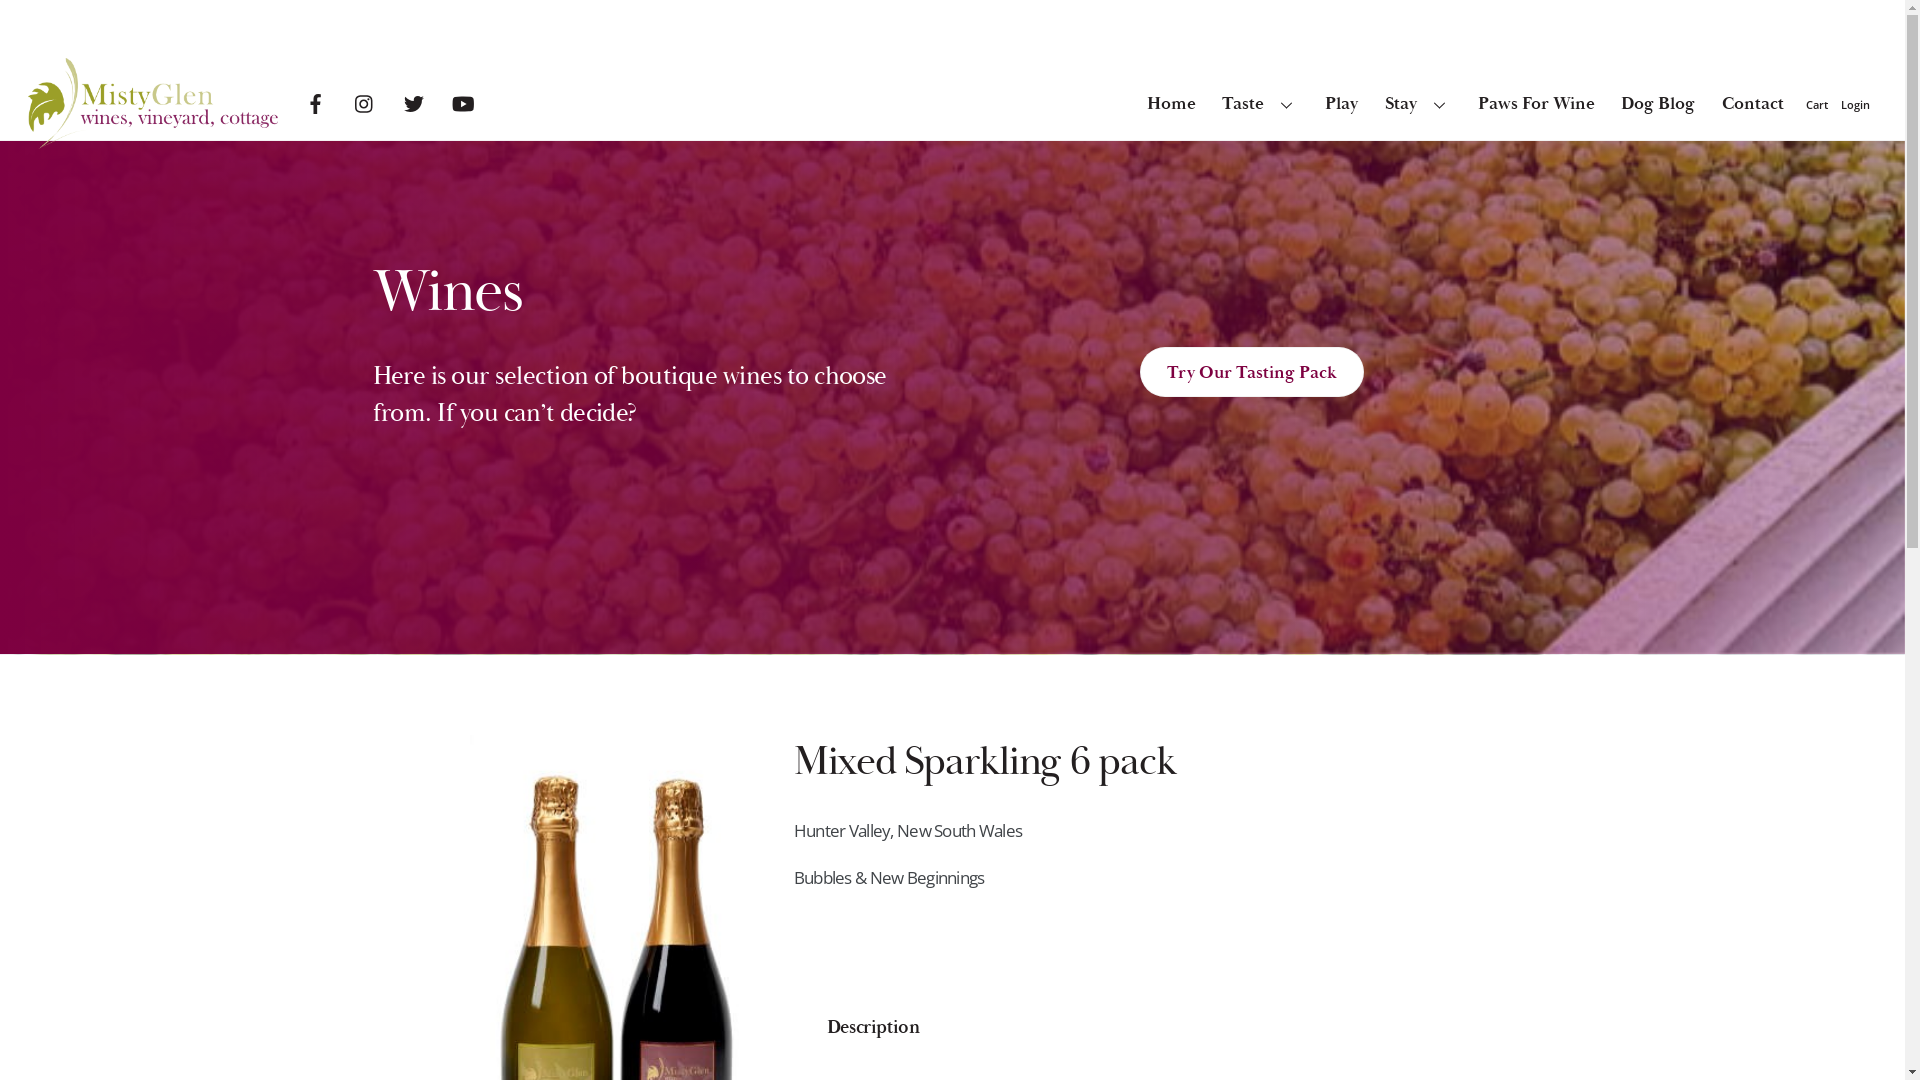 This screenshot has height=1080, width=1920. I want to click on 'Try Our Tasting Pack', so click(1251, 371).